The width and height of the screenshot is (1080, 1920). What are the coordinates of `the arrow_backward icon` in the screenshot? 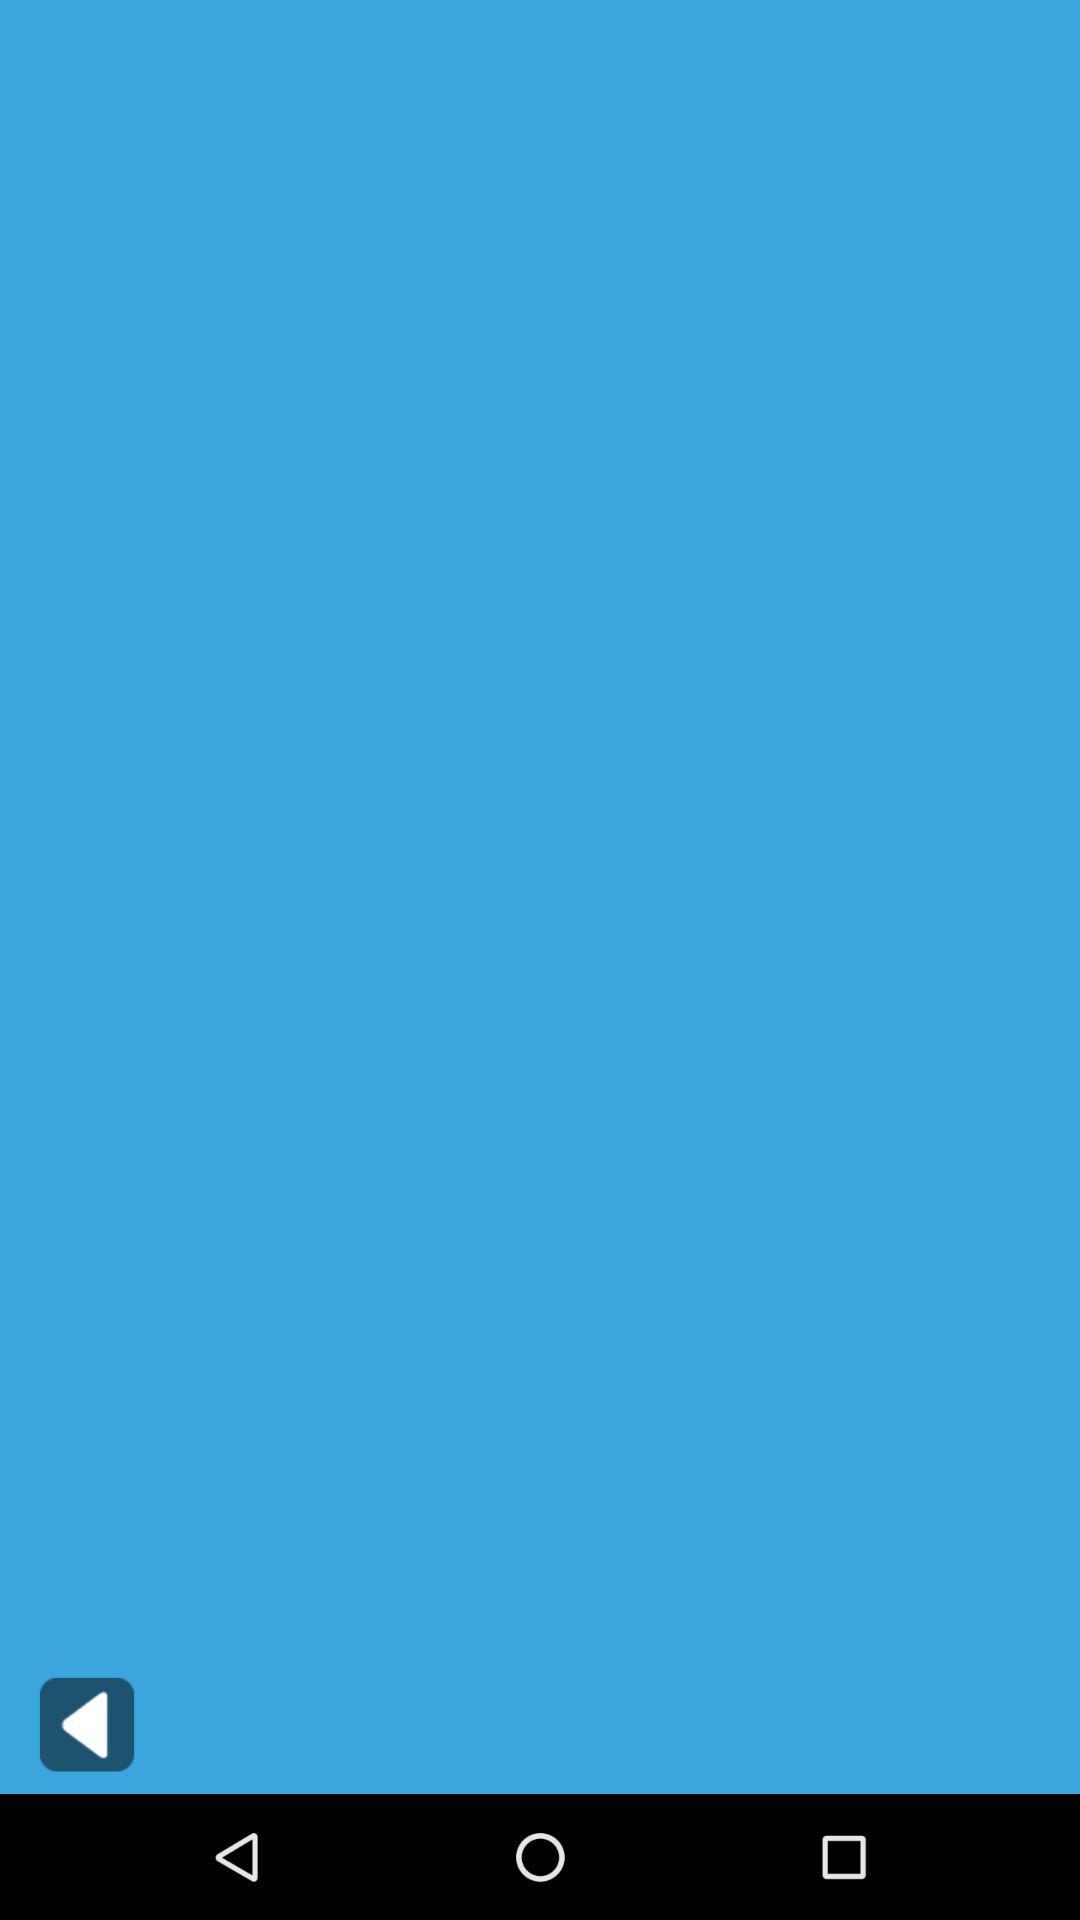 It's located at (86, 1844).